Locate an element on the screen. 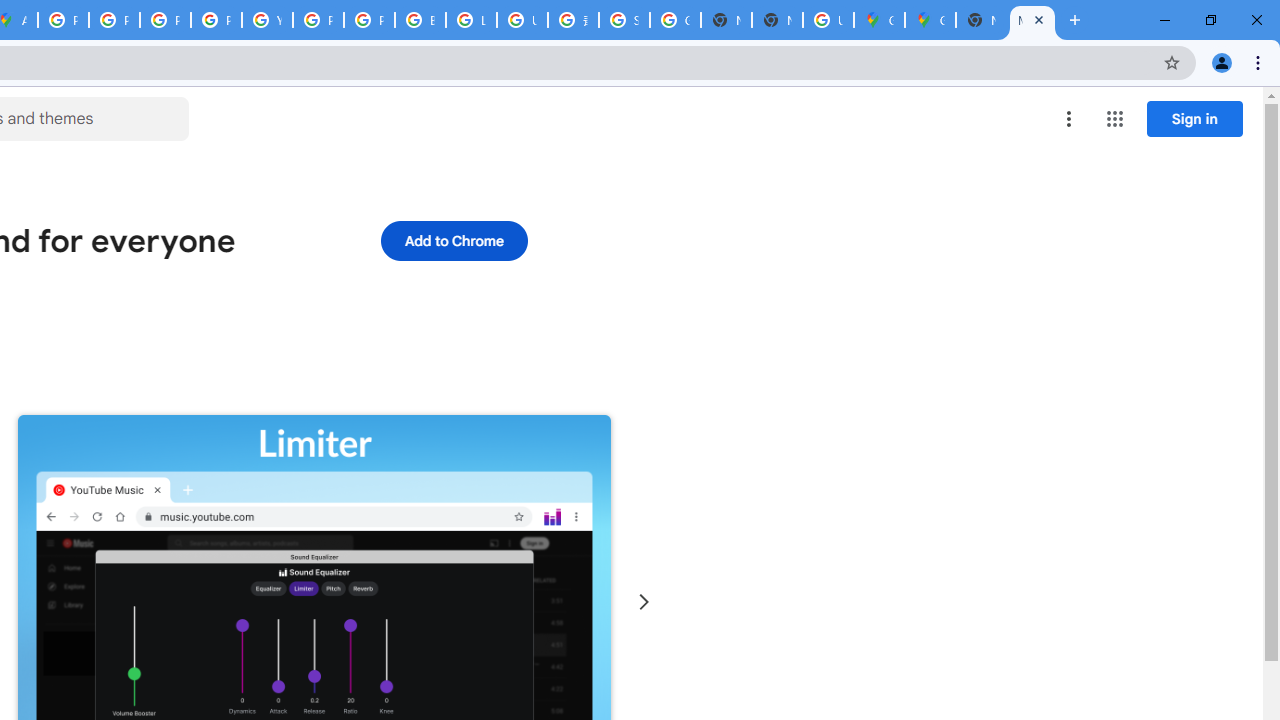  'Bookmark this tab' is located at coordinates (1171, 61).